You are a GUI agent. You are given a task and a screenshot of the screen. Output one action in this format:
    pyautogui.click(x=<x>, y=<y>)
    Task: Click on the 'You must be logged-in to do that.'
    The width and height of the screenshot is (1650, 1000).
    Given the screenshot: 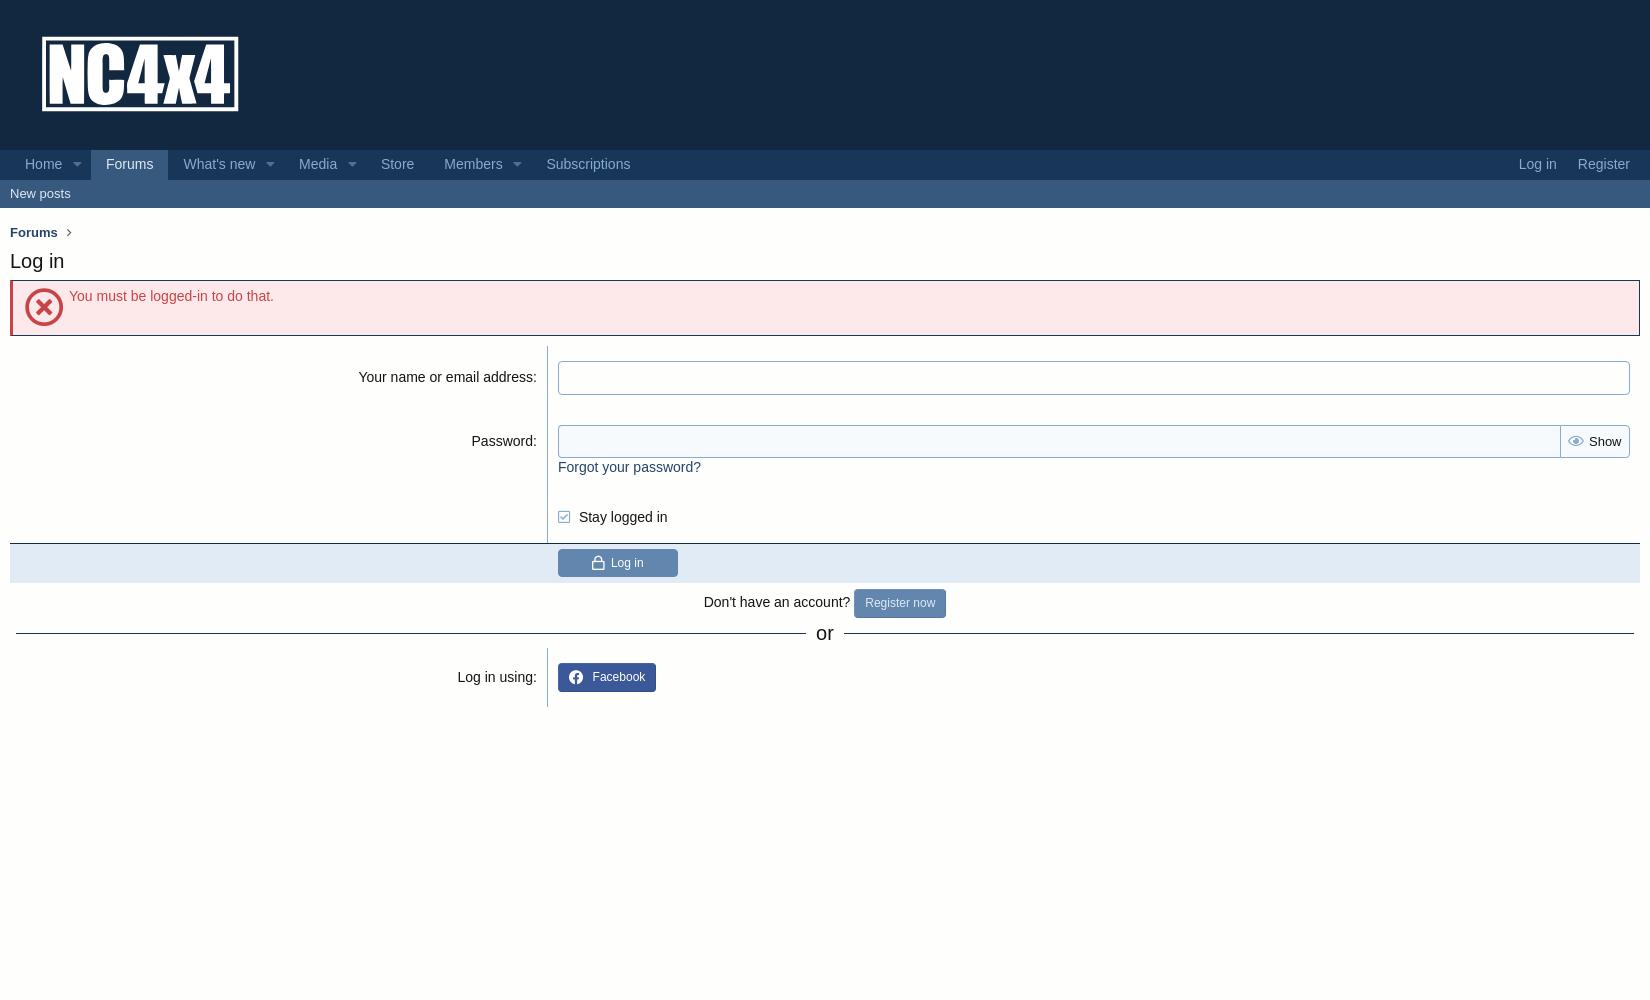 What is the action you would take?
    pyautogui.click(x=170, y=296)
    